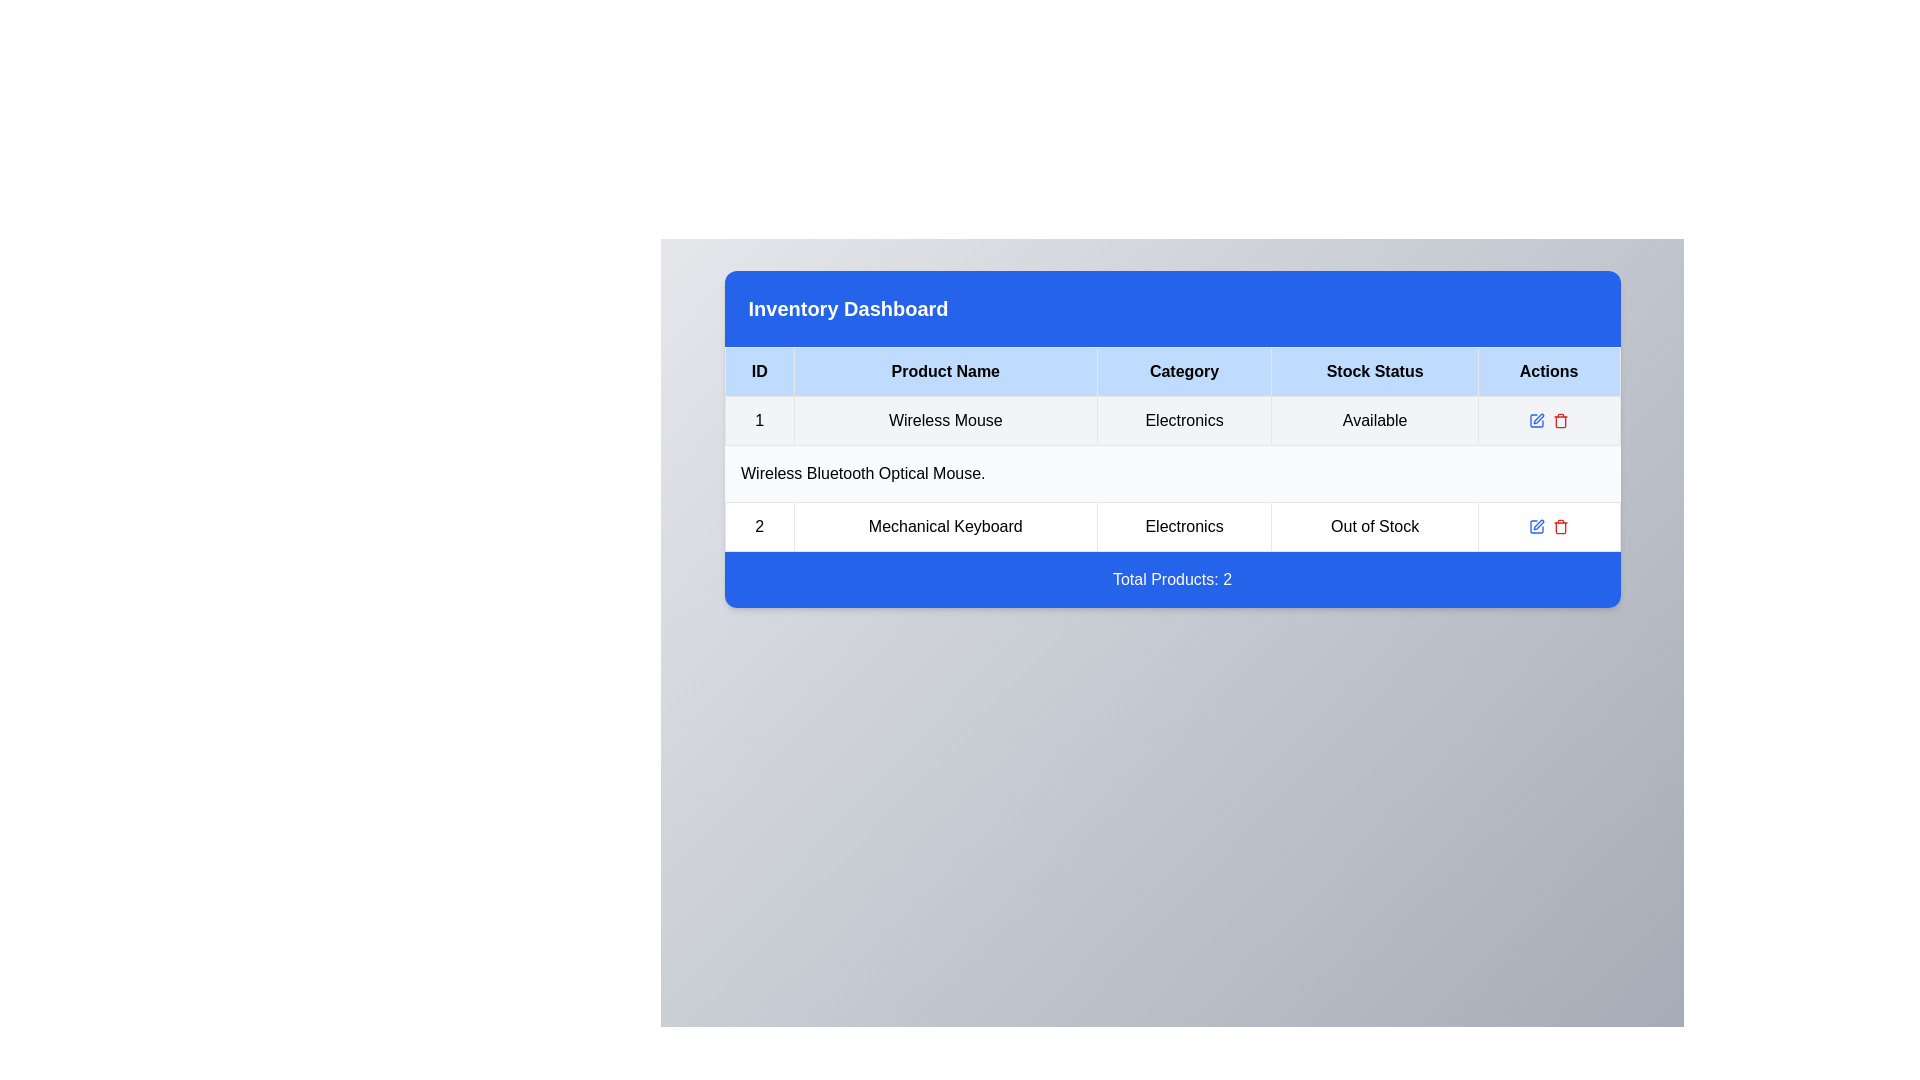 The width and height of the screenshot is (1920, 1080). Describe the element at coordinates (1560, 419) in the screenshot. I see `the small red trash bin icon in the 'Actions' column of the first row of the table` at that location.